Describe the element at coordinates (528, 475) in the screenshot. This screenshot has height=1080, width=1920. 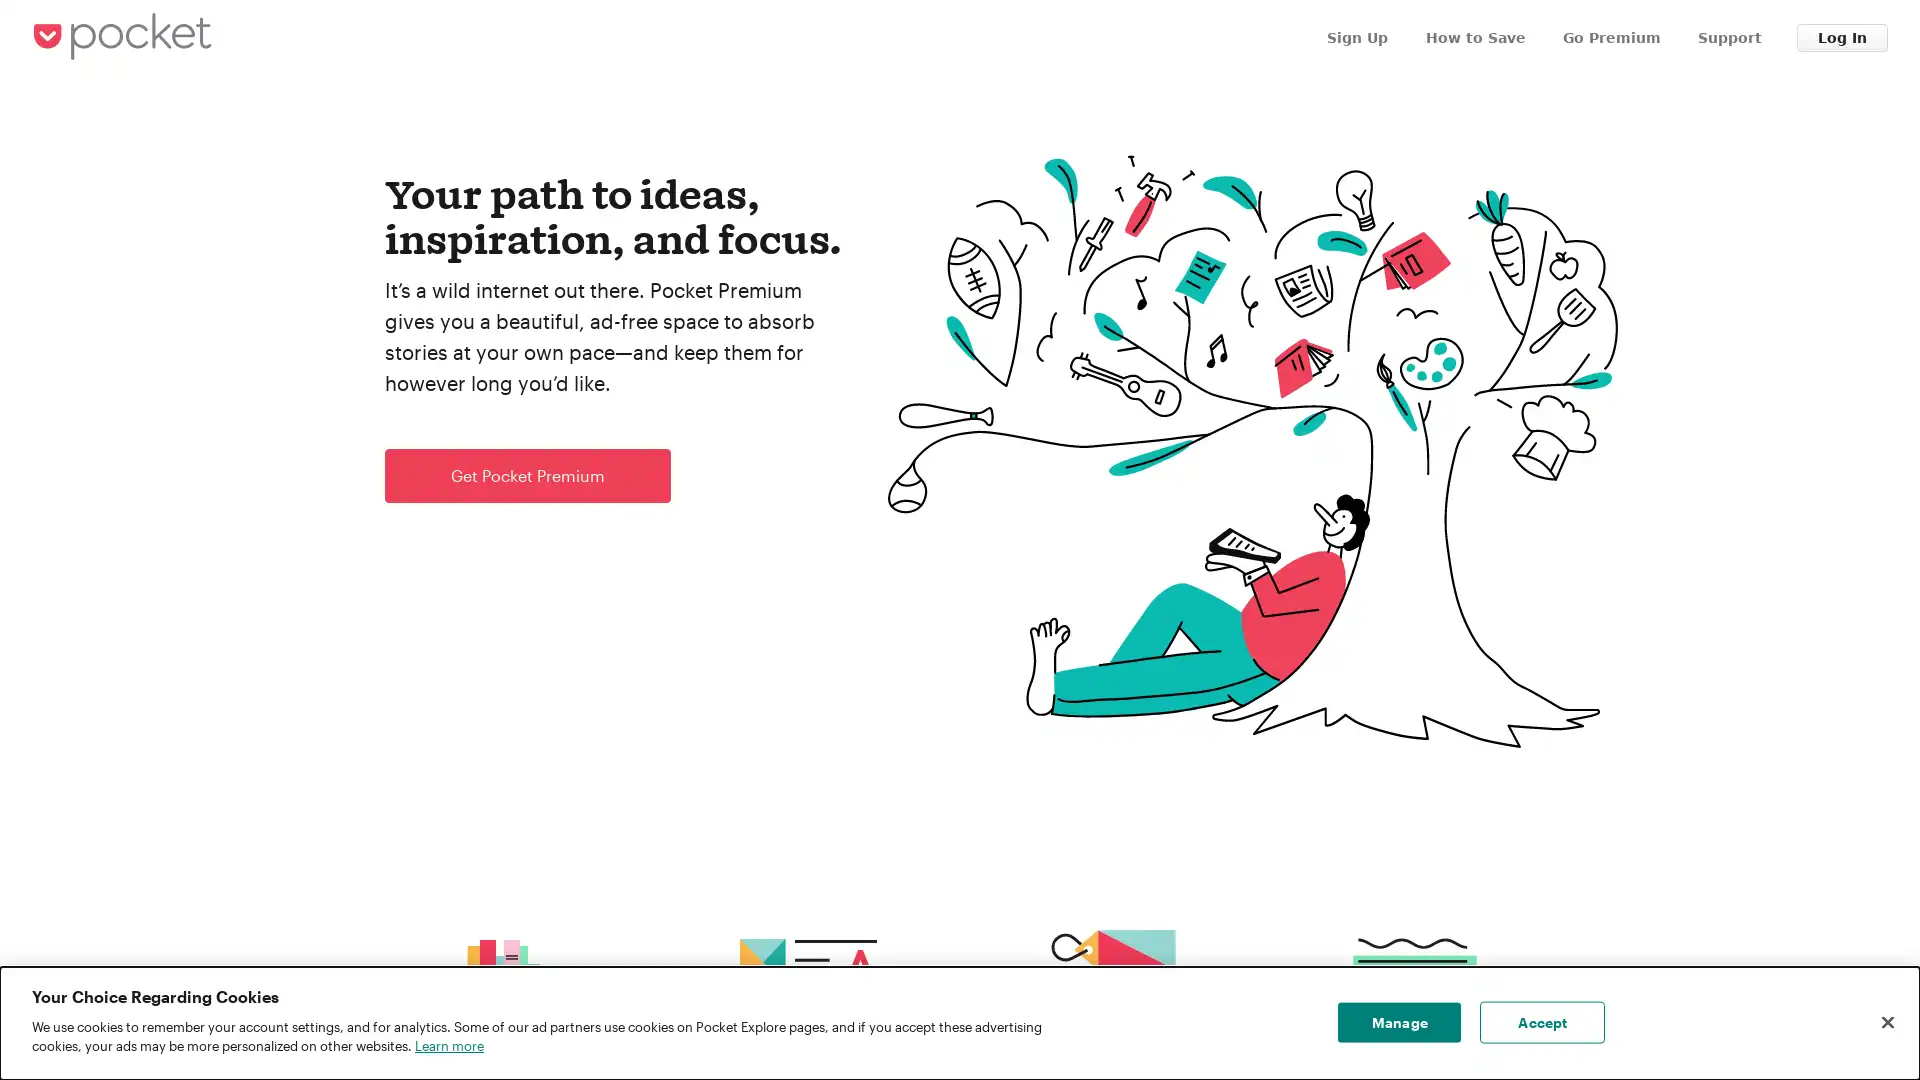
I see `Get Pocket Premium` at that location.